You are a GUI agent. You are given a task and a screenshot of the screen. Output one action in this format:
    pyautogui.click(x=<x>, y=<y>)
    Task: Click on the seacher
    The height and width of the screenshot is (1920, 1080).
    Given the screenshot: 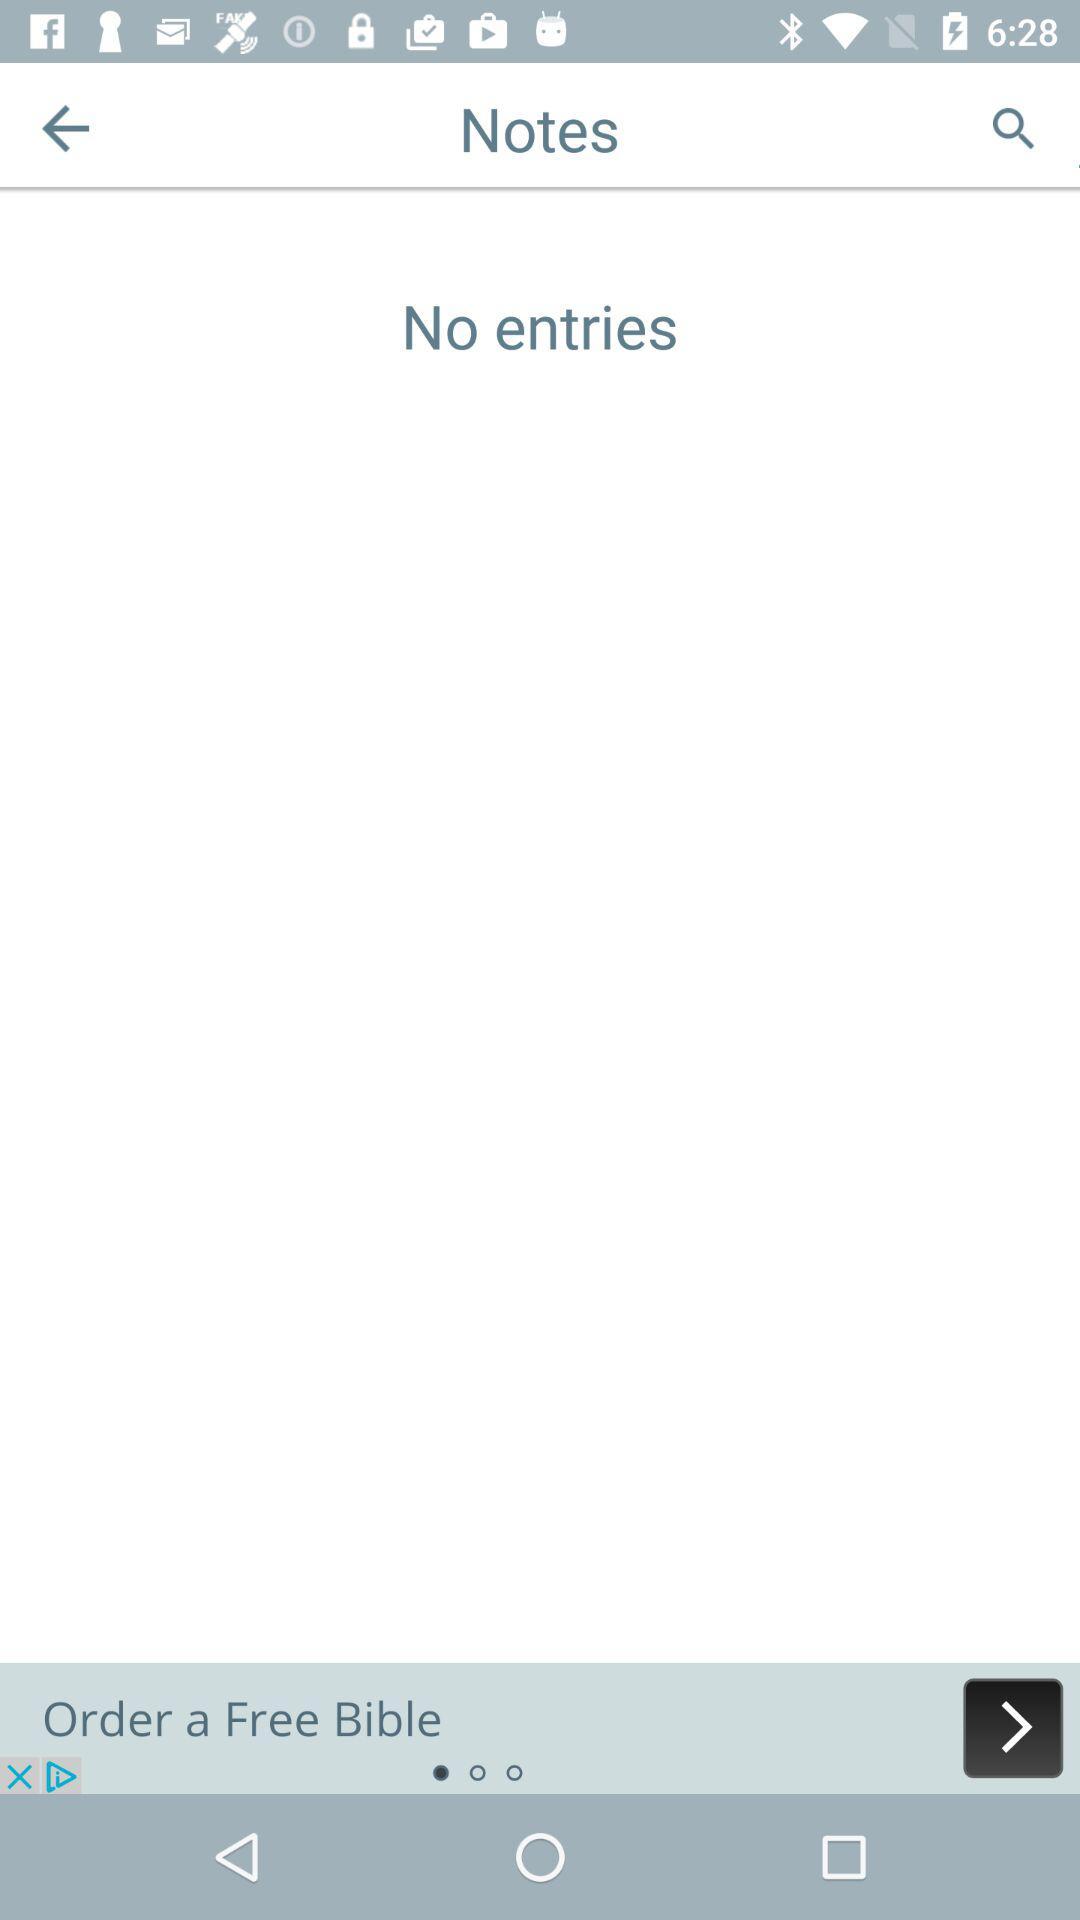 What is the action you would take?
    pyautogui.click(x=1013, y=127)
    